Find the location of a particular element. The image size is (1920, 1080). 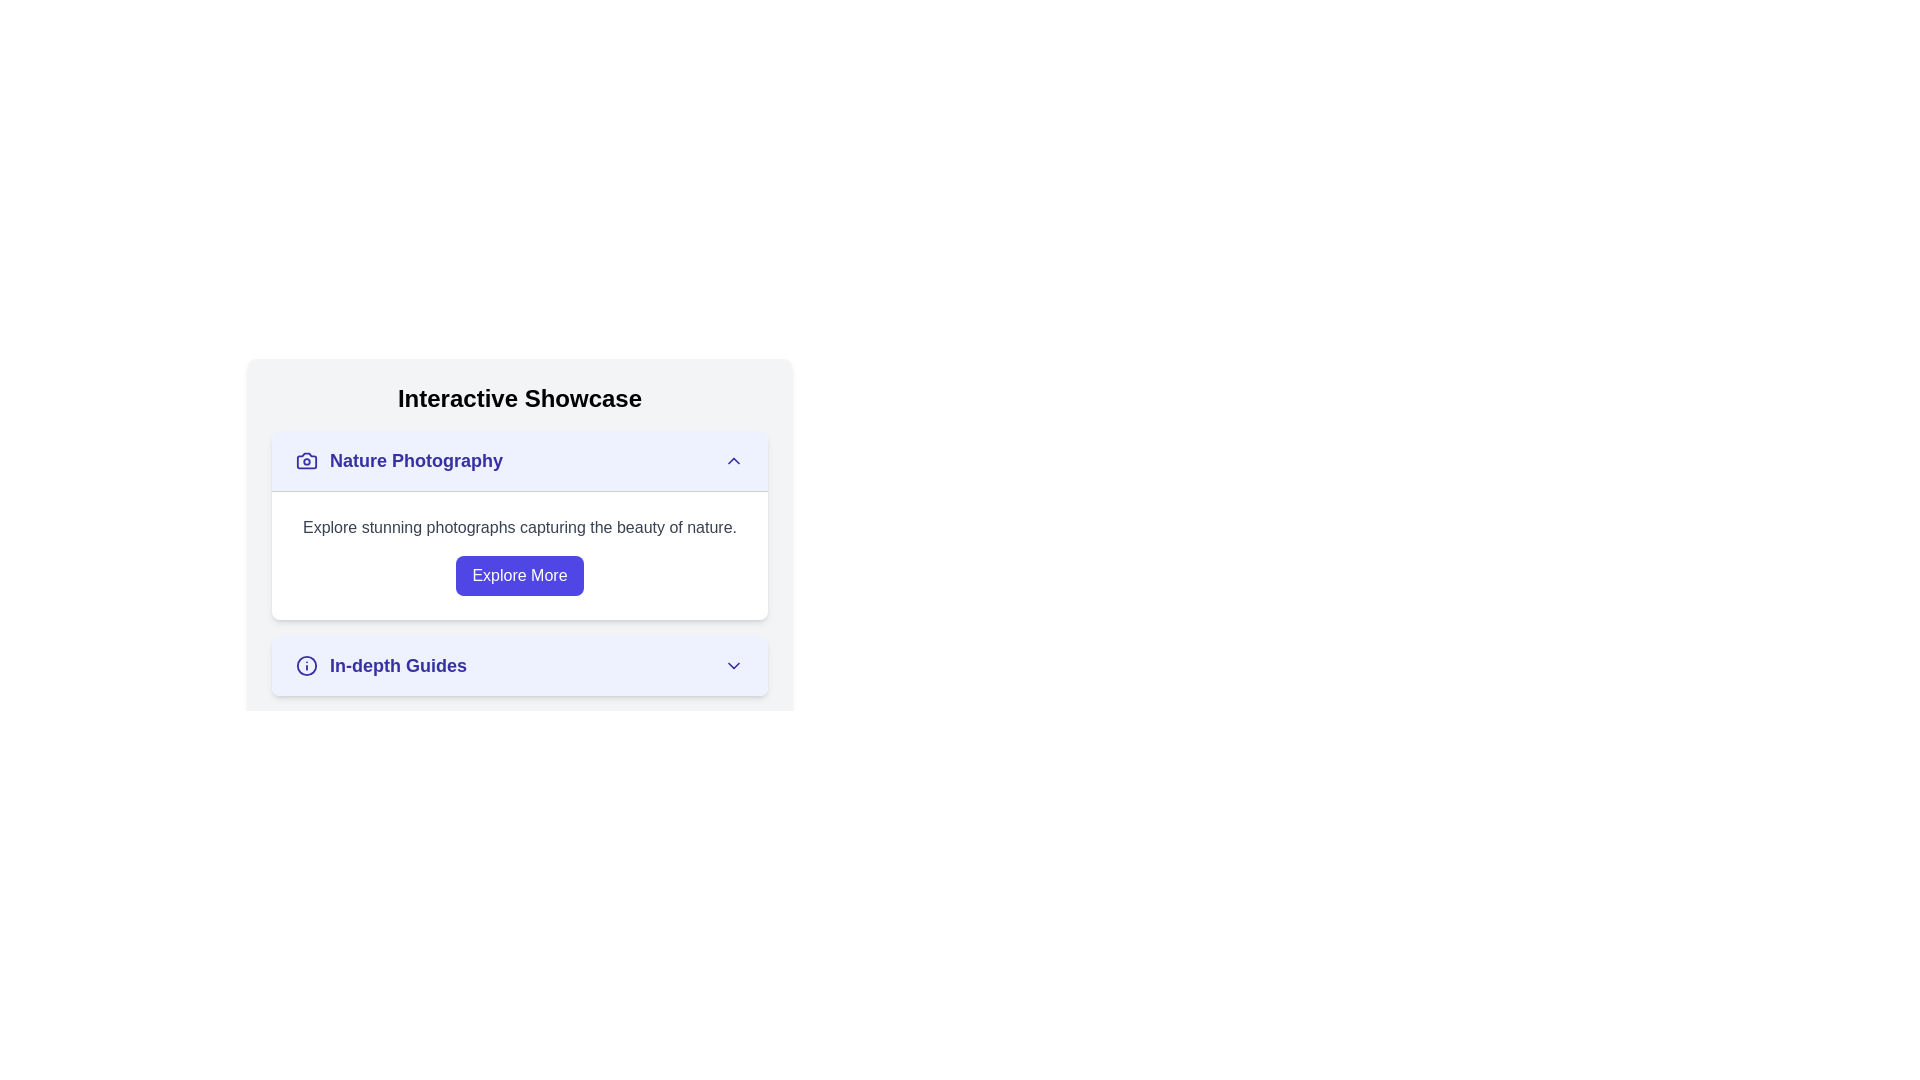

the icon that provides additional information or instructions in the 'In-depth Guides' section of the 'Interactive Showcase' is located at coordinates (306, 666).